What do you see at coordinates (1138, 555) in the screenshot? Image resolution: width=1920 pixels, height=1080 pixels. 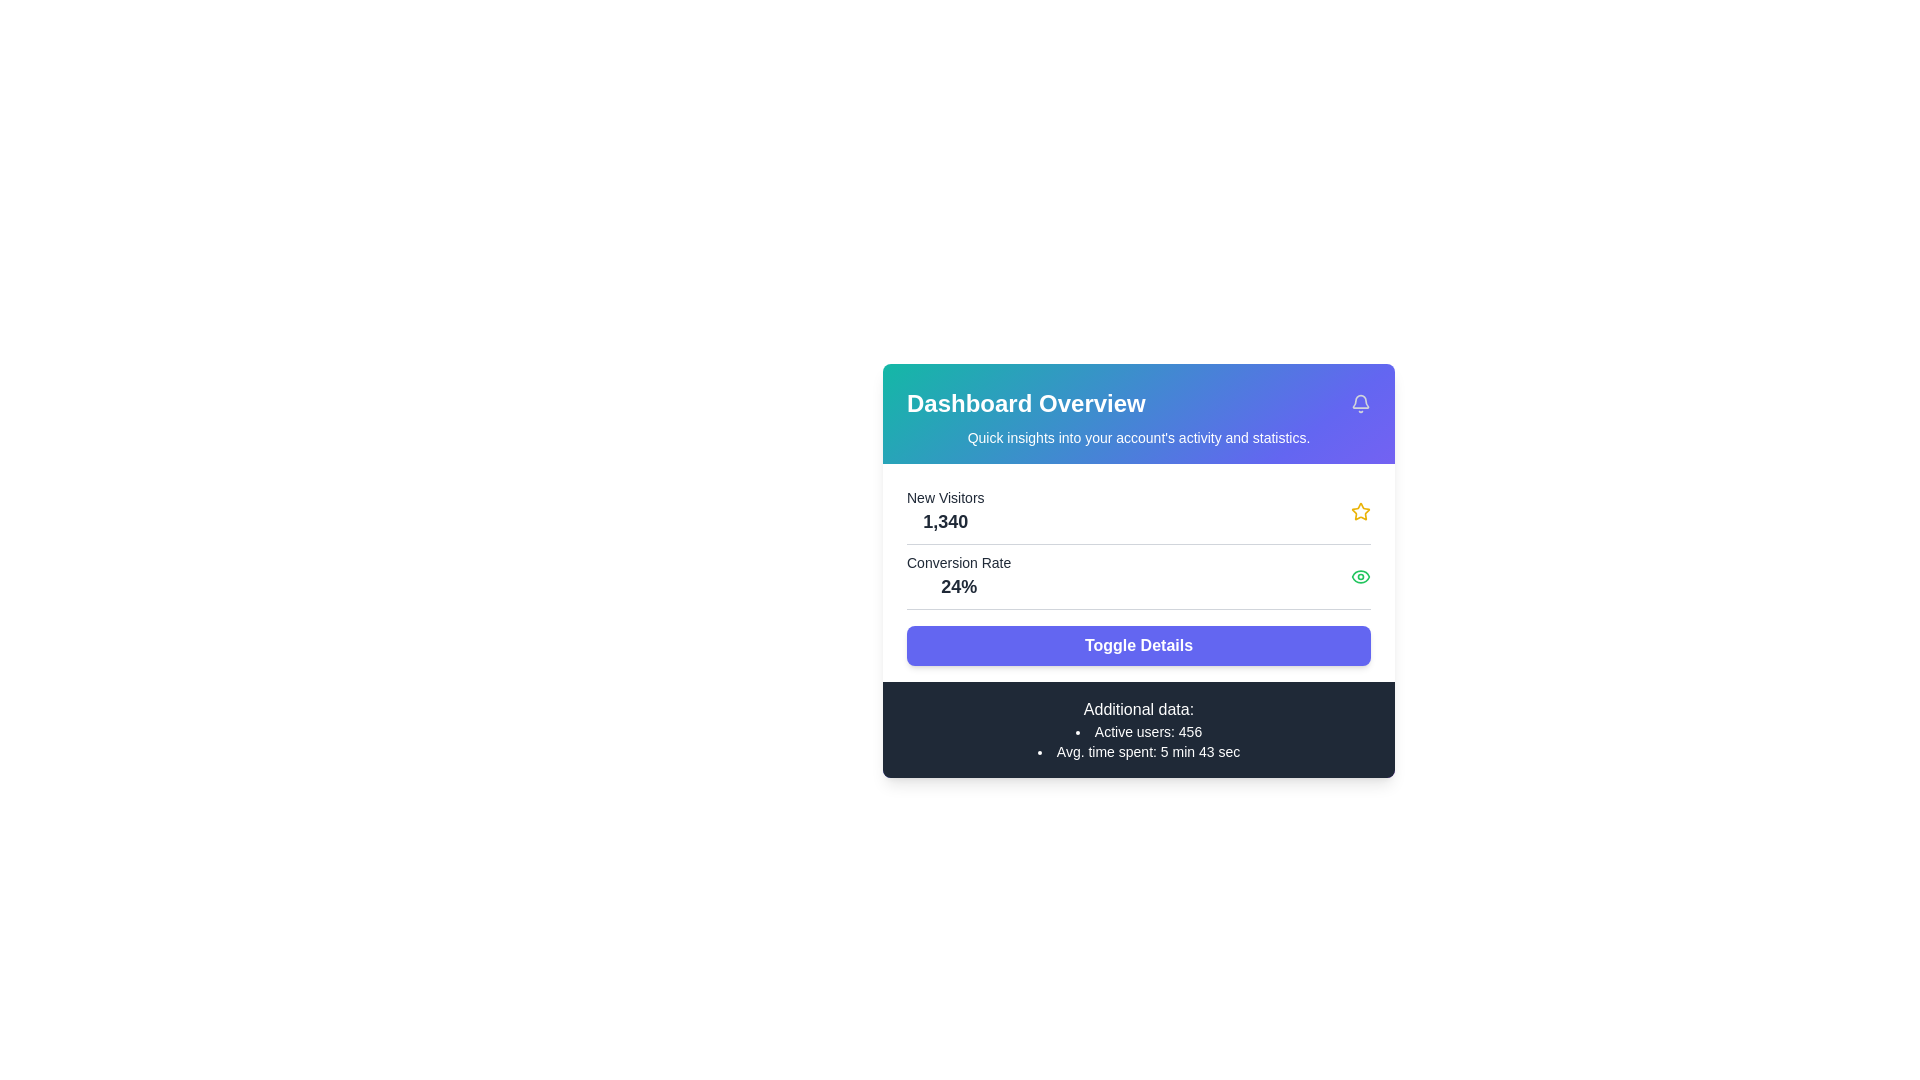 I see `an event-triggering element within the Overview panel, which displays key metrics and insights related to account activity` at bounding box center [1138, 555].